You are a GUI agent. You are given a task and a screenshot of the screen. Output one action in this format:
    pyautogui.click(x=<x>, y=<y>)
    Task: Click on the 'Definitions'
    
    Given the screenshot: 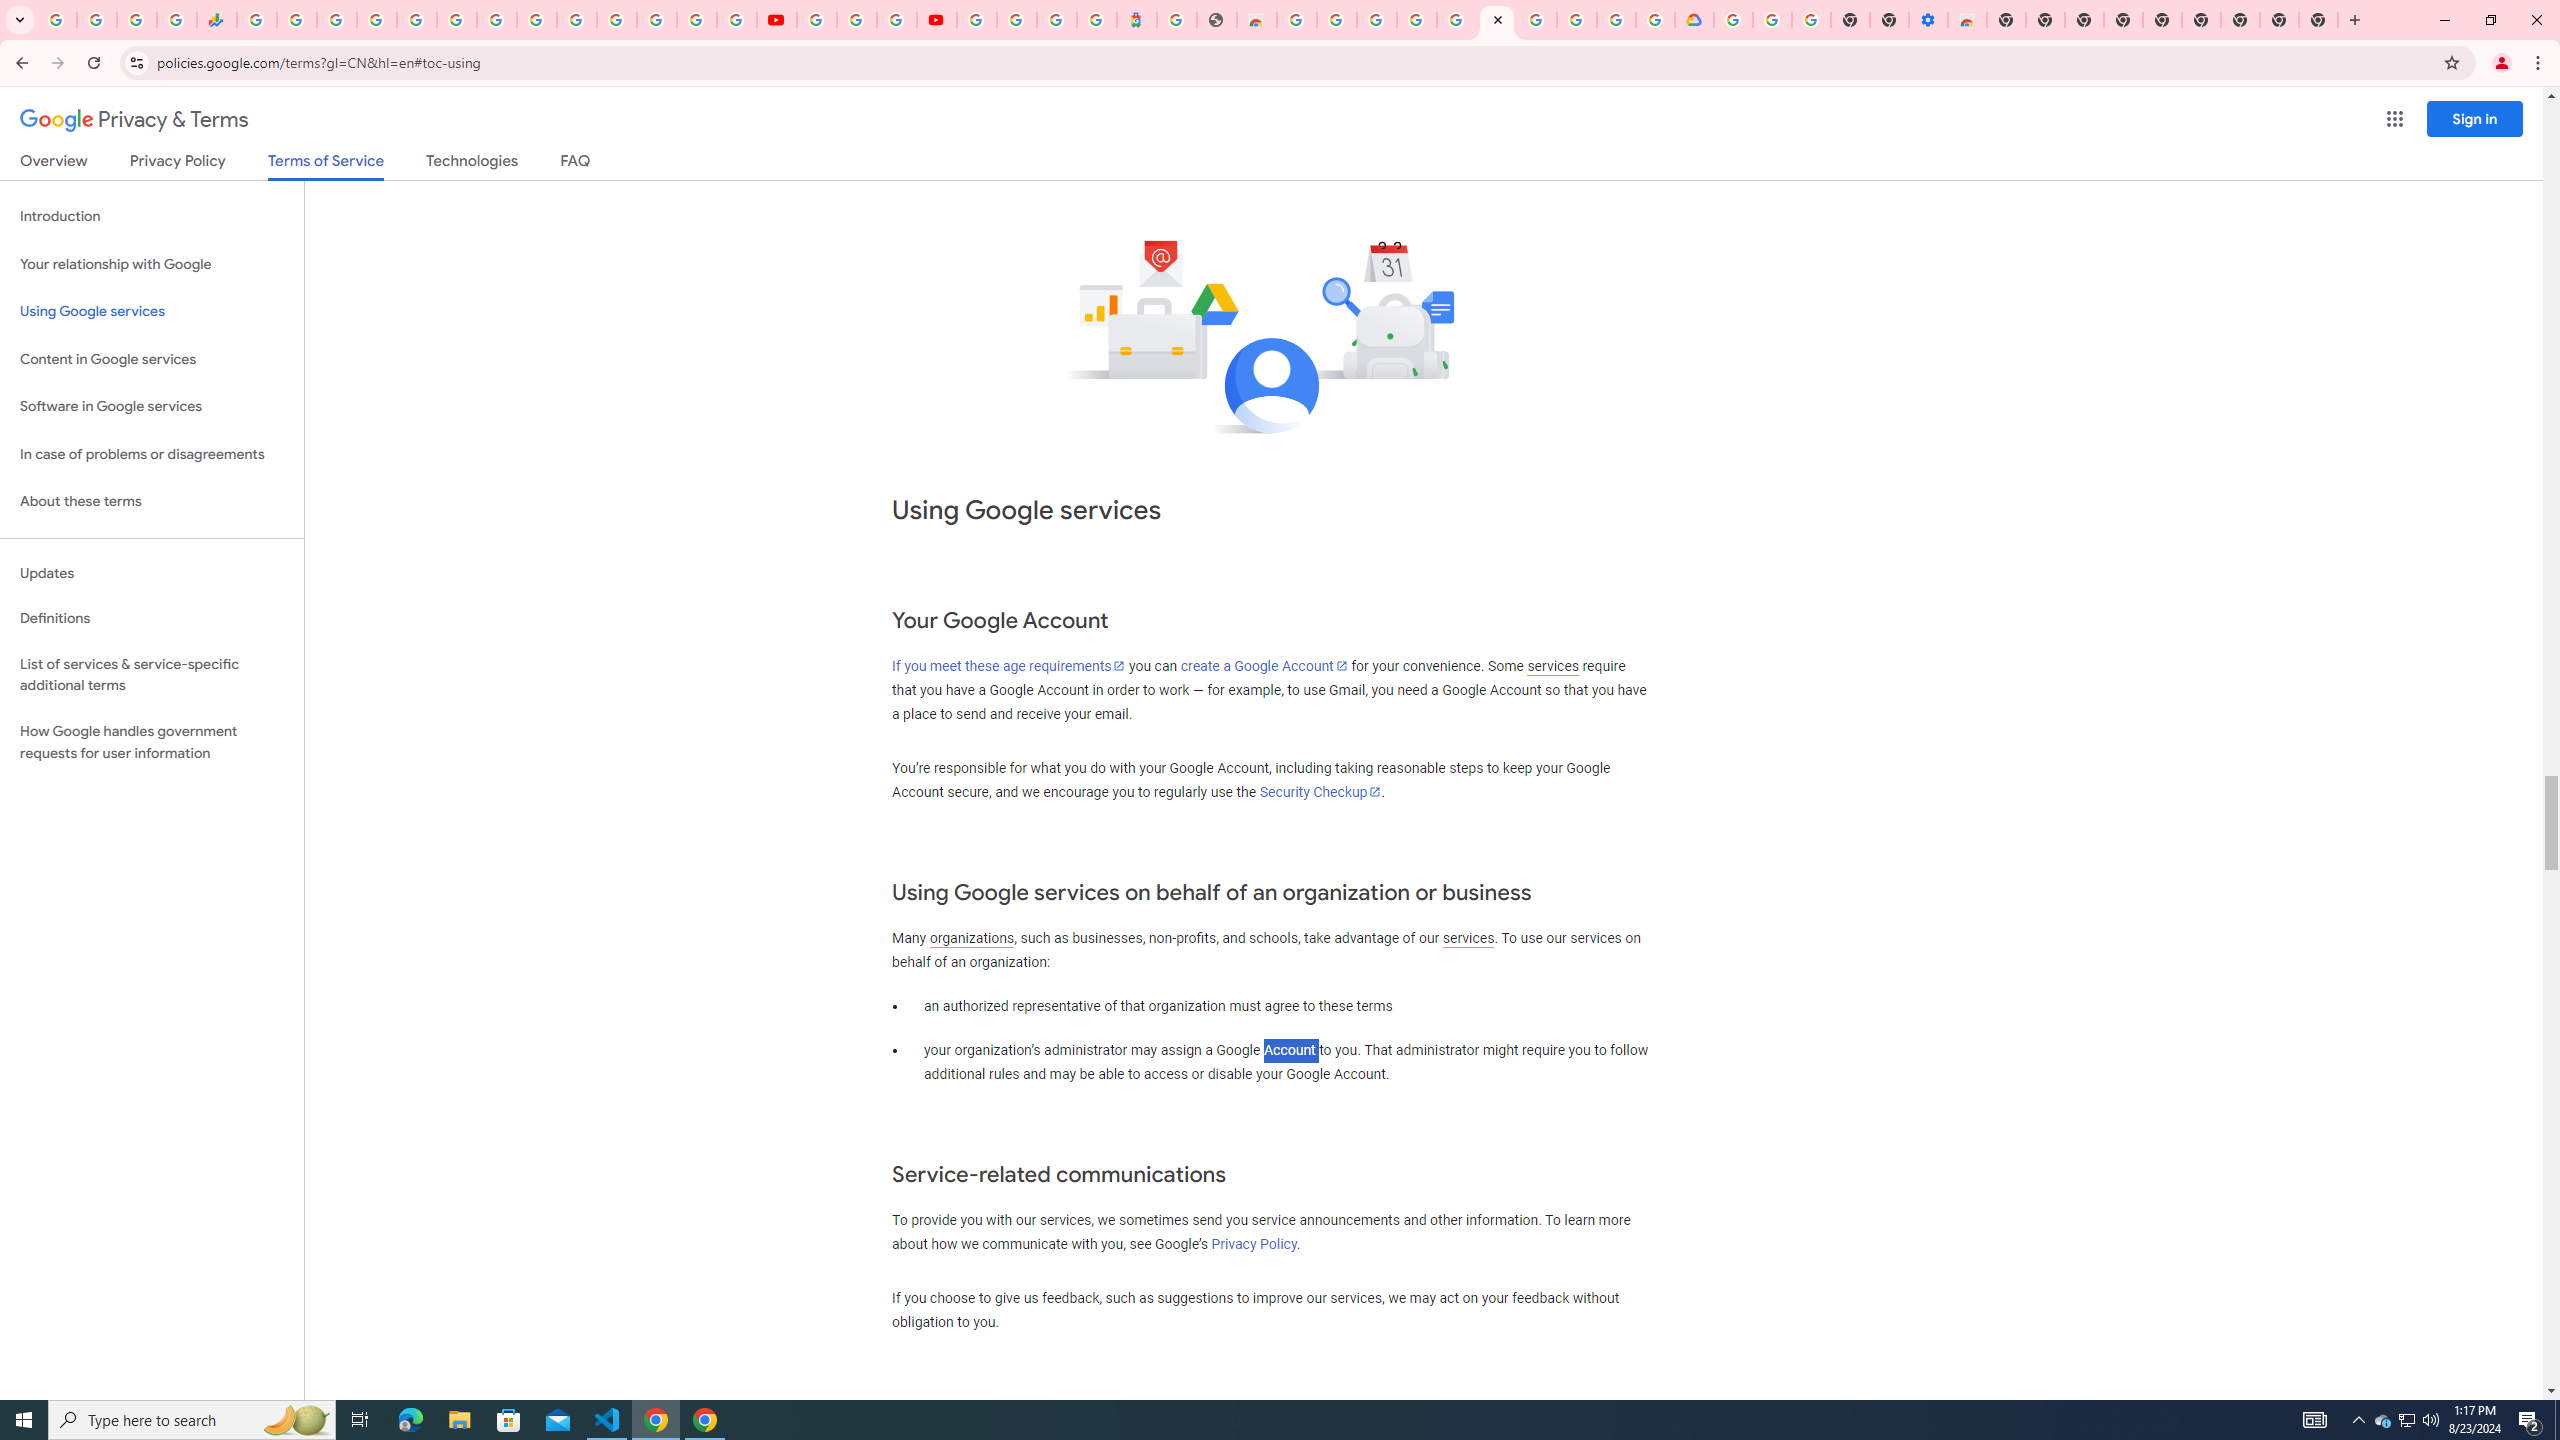 What is the action you would take?
    pyautogui.click(x=151, y=618)
    